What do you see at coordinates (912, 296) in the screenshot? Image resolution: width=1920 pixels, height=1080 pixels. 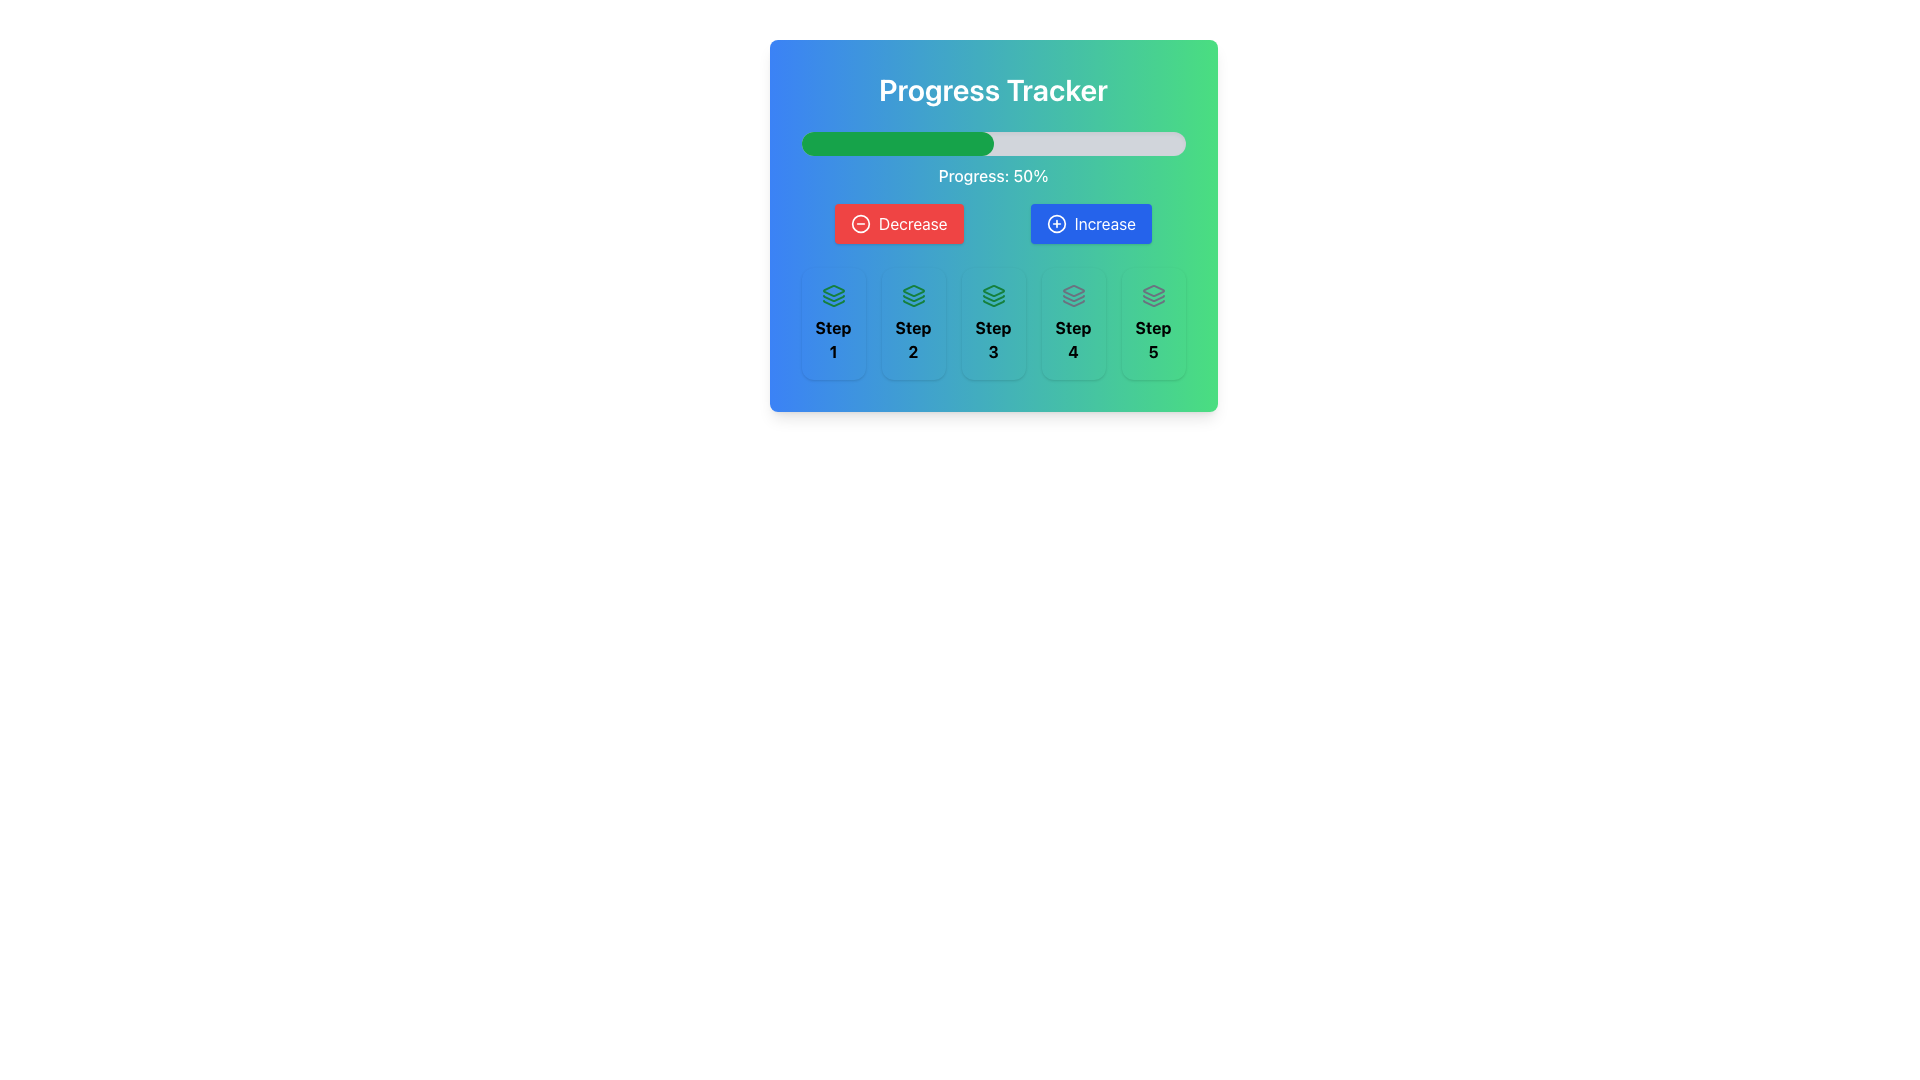 I see `the icon representing 'Step 2' in the Progress Tracker interface, which visually denotes a specific step in the progress tracker` at bounding box center [912, 296].